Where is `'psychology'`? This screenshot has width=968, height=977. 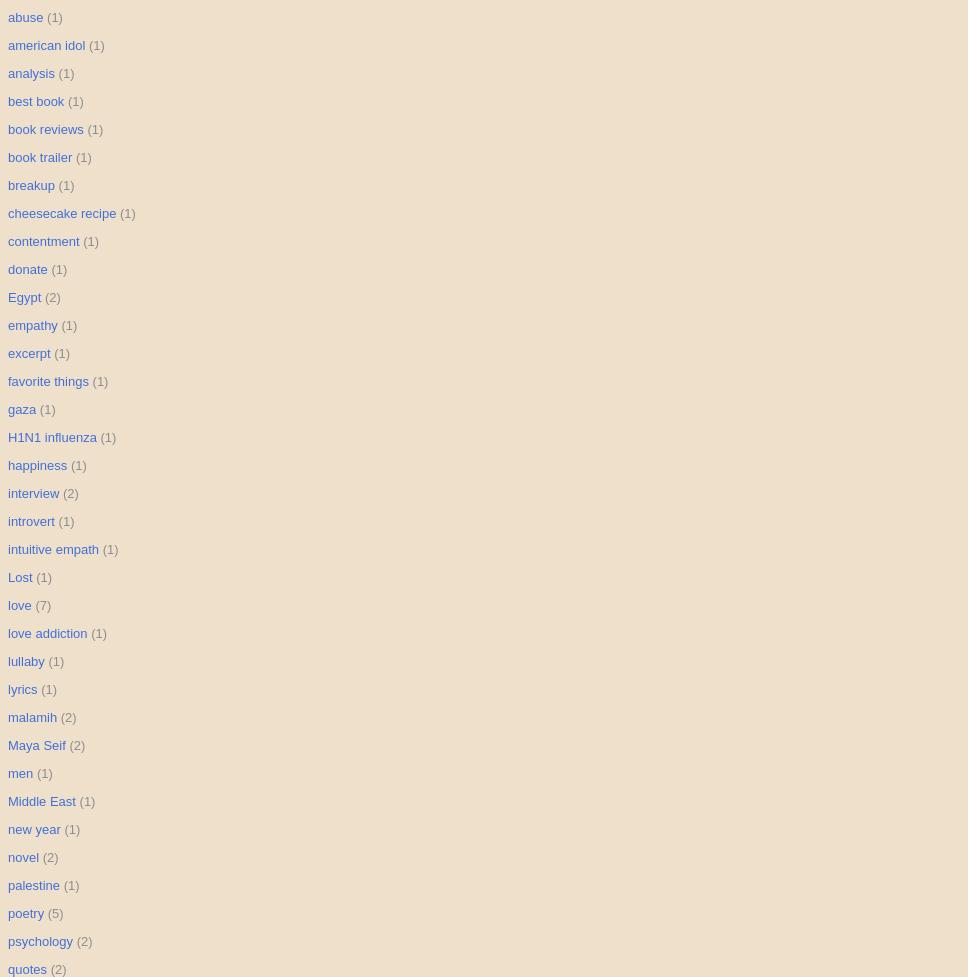 'psychology' is located at coordinates (40, 940).